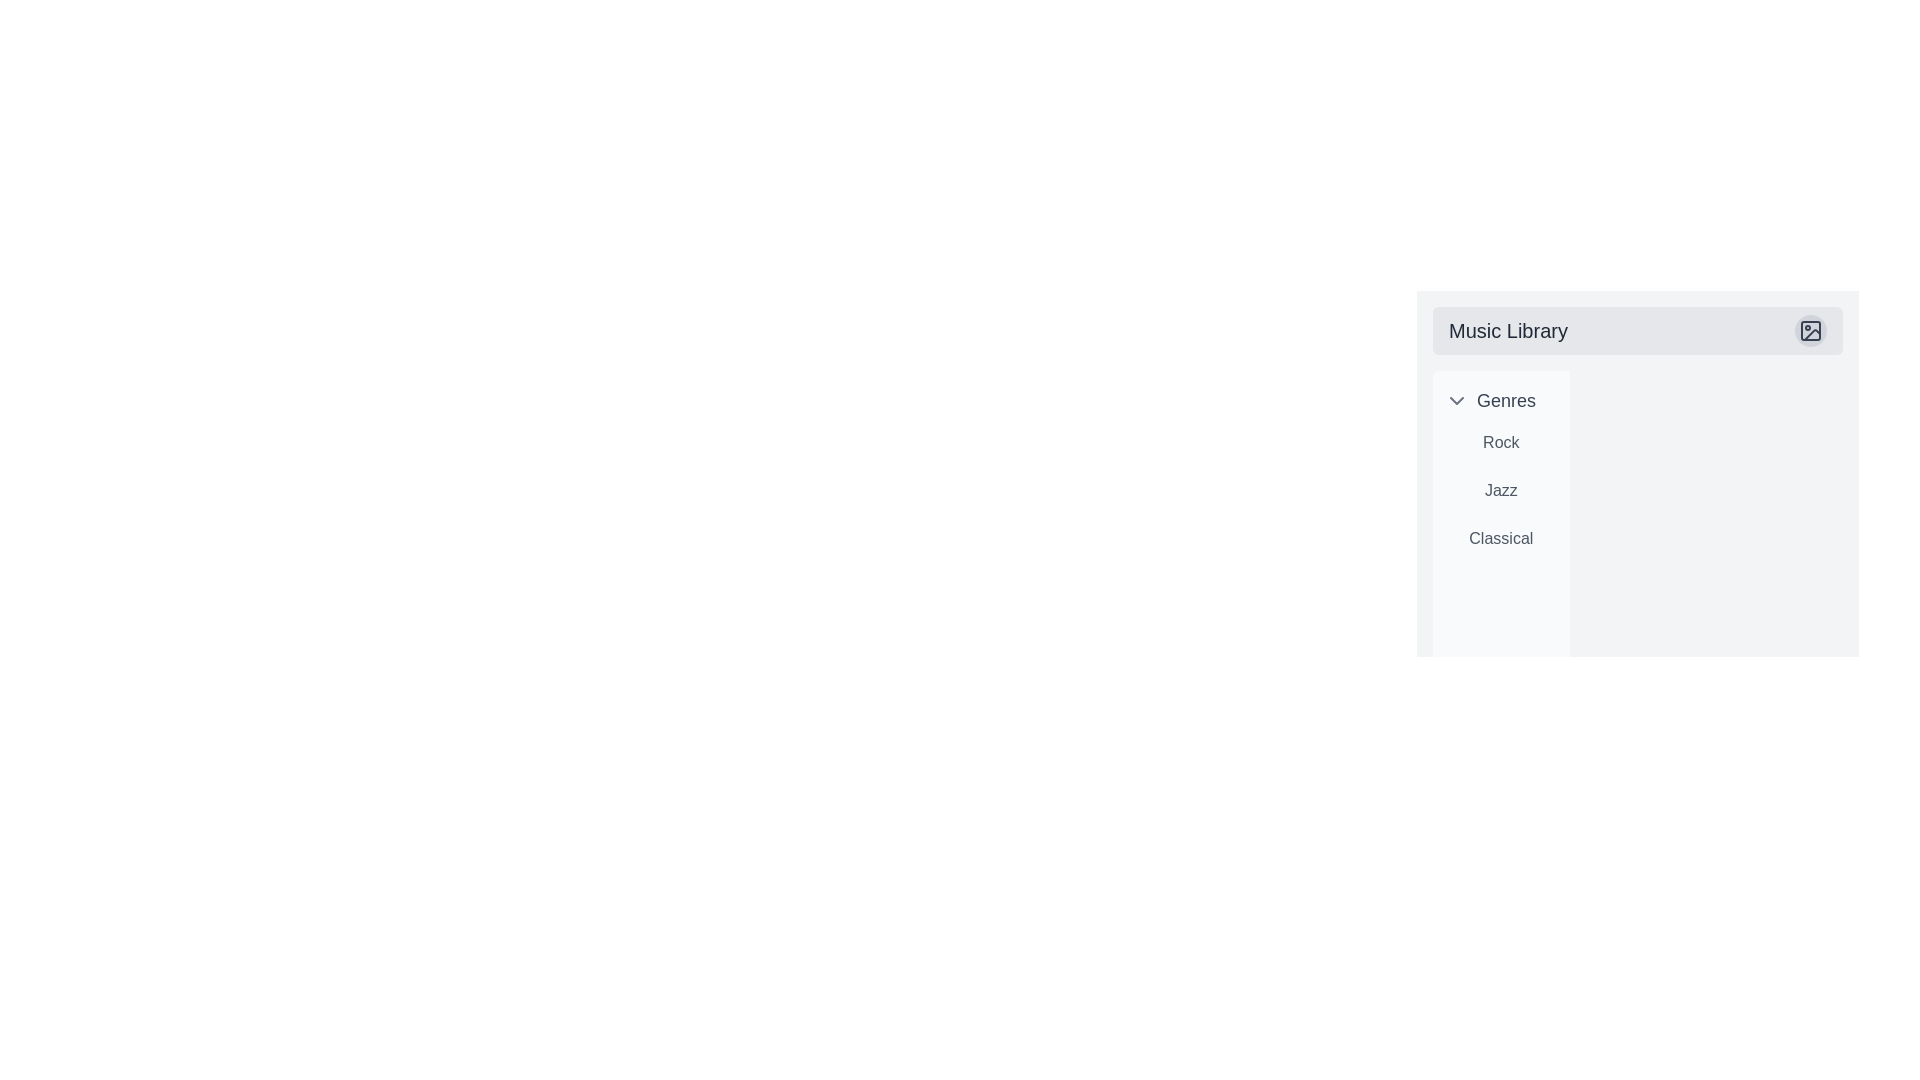 The height and width of the screenshot is (1080, 1920). Describe the element at coordinates (1501, 490) in the screenshot. I see `the clickable text link styled as a button that displays the word 'Jazz' in the sidebar menu under the 'Genres' section of the 'Music Library' interface to visually emphasize the element` at that location.